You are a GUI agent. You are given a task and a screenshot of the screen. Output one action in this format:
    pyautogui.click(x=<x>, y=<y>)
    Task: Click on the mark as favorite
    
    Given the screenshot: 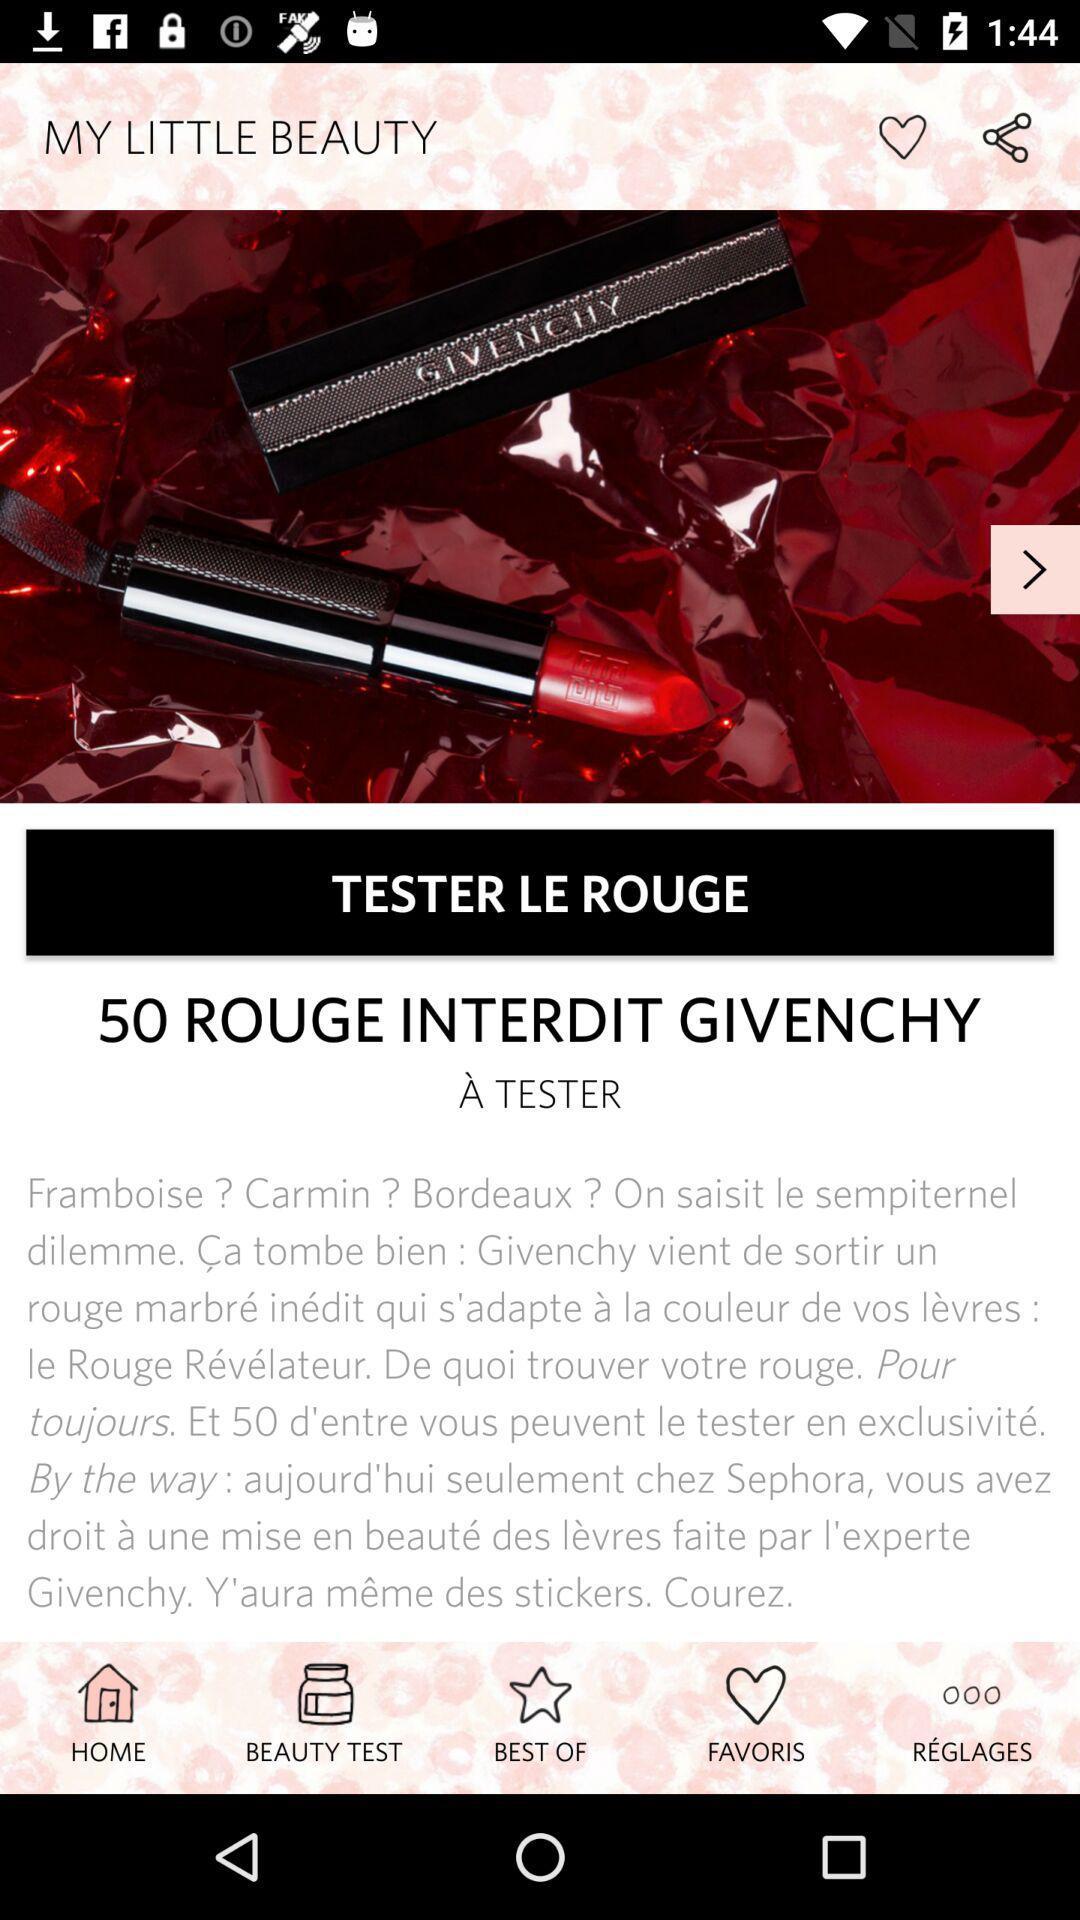 What is the action you would take?
    pyautogui.click(x=901, y=135)
    